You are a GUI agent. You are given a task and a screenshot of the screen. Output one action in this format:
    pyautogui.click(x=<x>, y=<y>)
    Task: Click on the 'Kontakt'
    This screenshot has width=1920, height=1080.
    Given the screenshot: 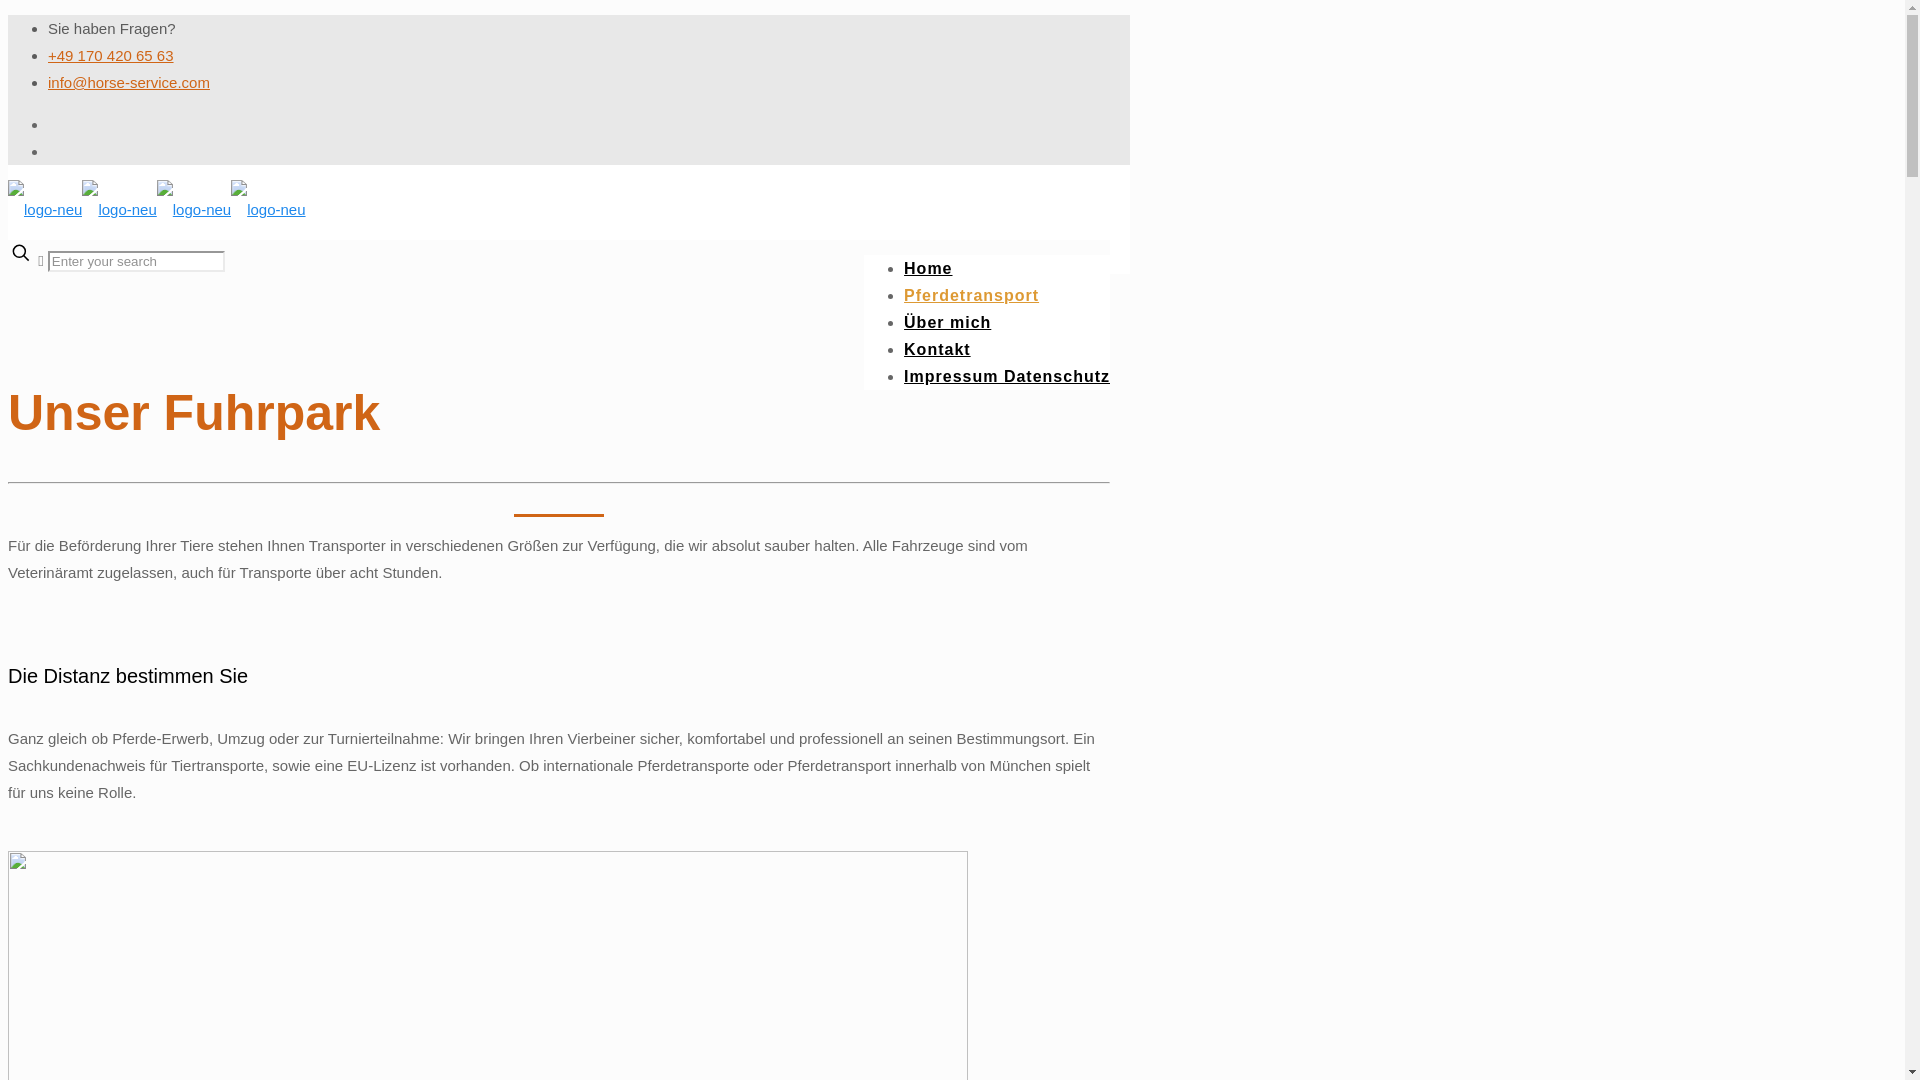 What is the action you would take?
    pyautogui.click(x=936, y=348)
    